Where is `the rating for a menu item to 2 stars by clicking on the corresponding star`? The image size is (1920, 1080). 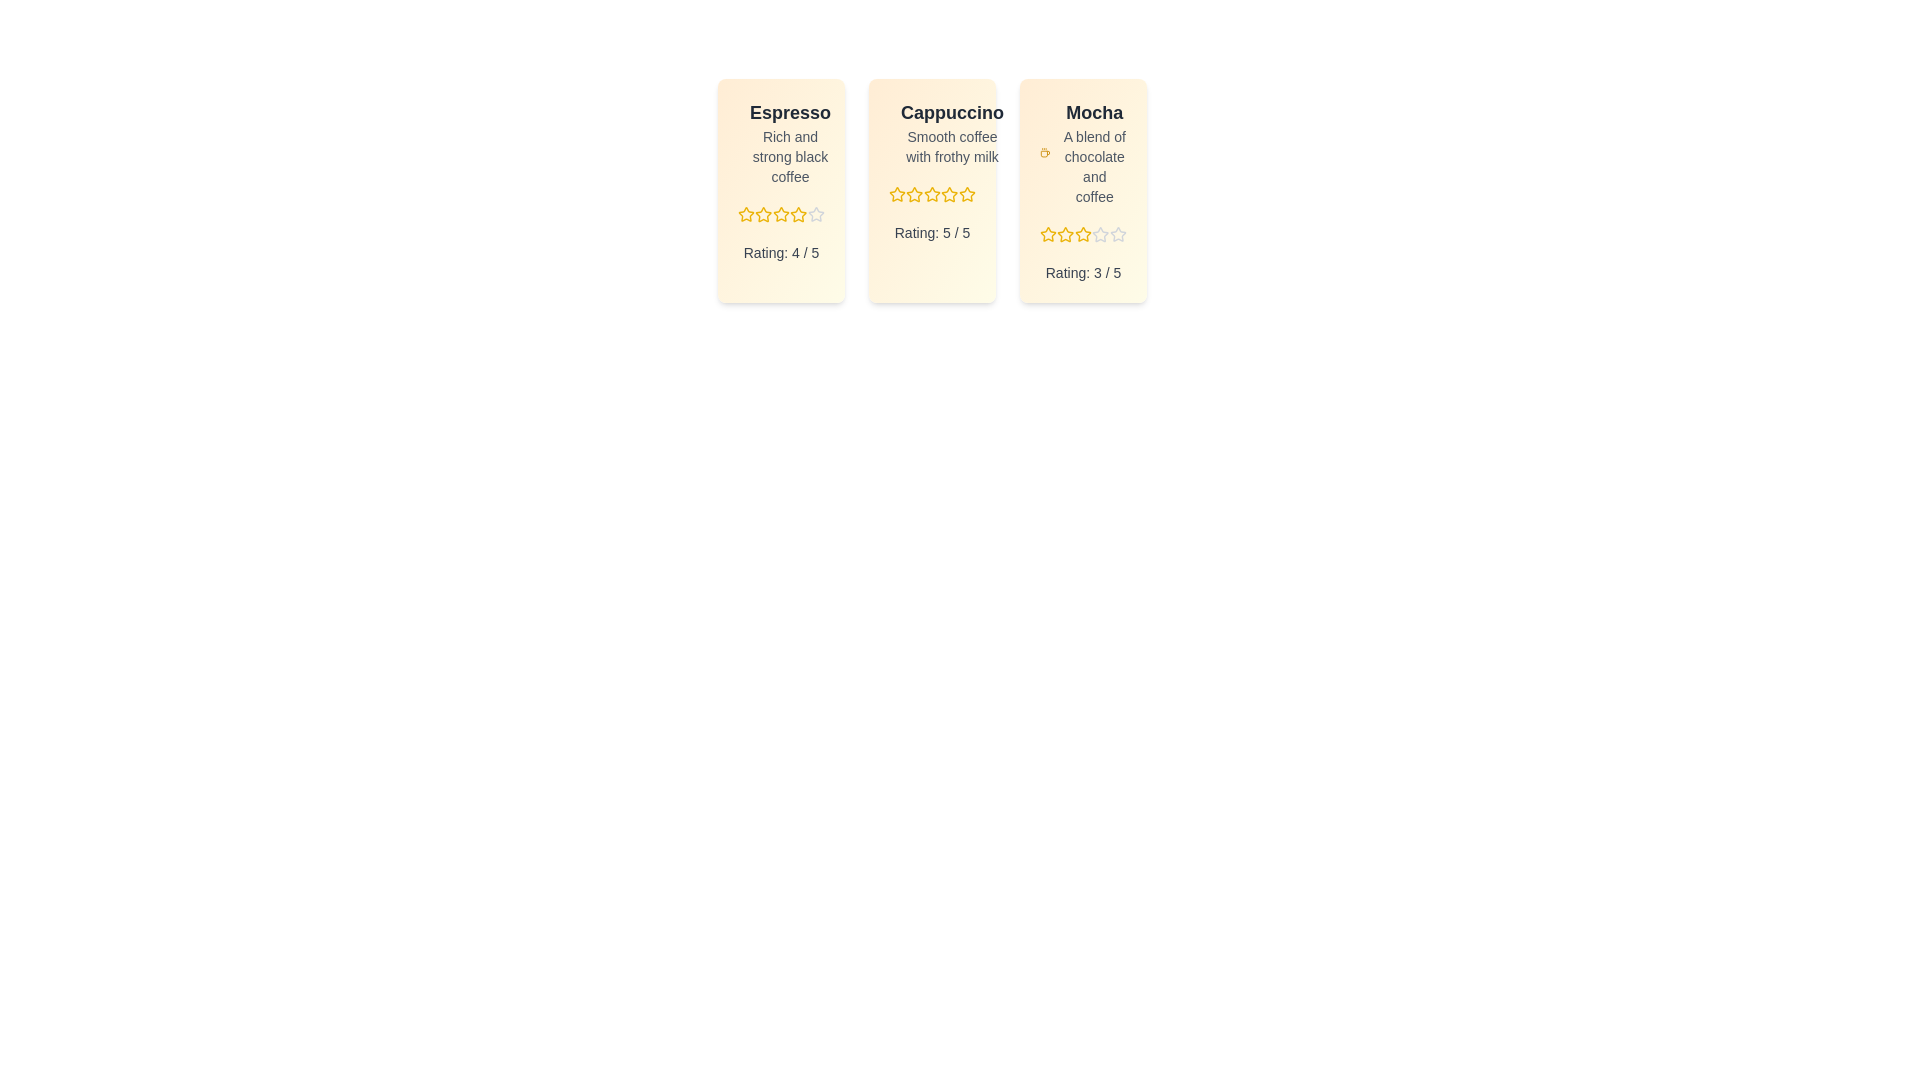 the rating for a menu item to 2 stars by clicking on the corresponding star is located at coordinates (763, 215).